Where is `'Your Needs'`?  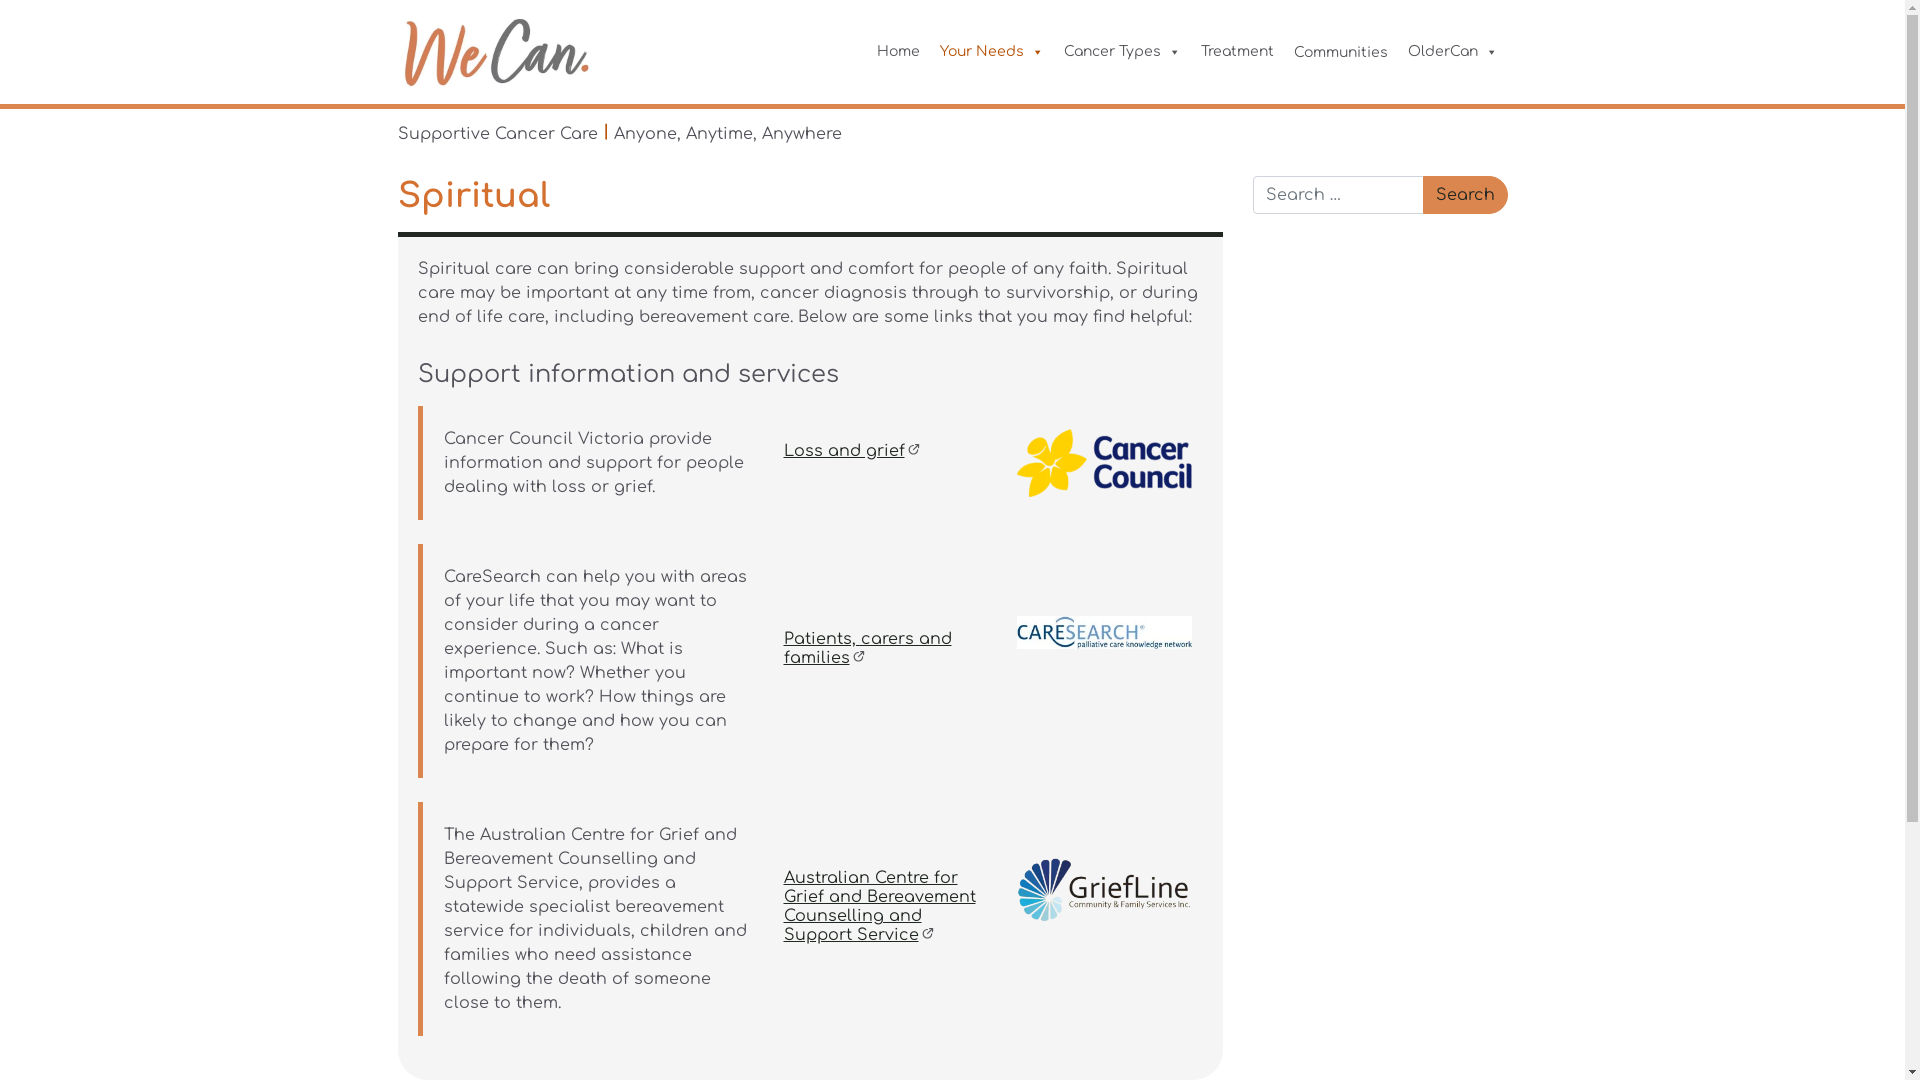 'Your Needs' is located at coordinates (992, 50).